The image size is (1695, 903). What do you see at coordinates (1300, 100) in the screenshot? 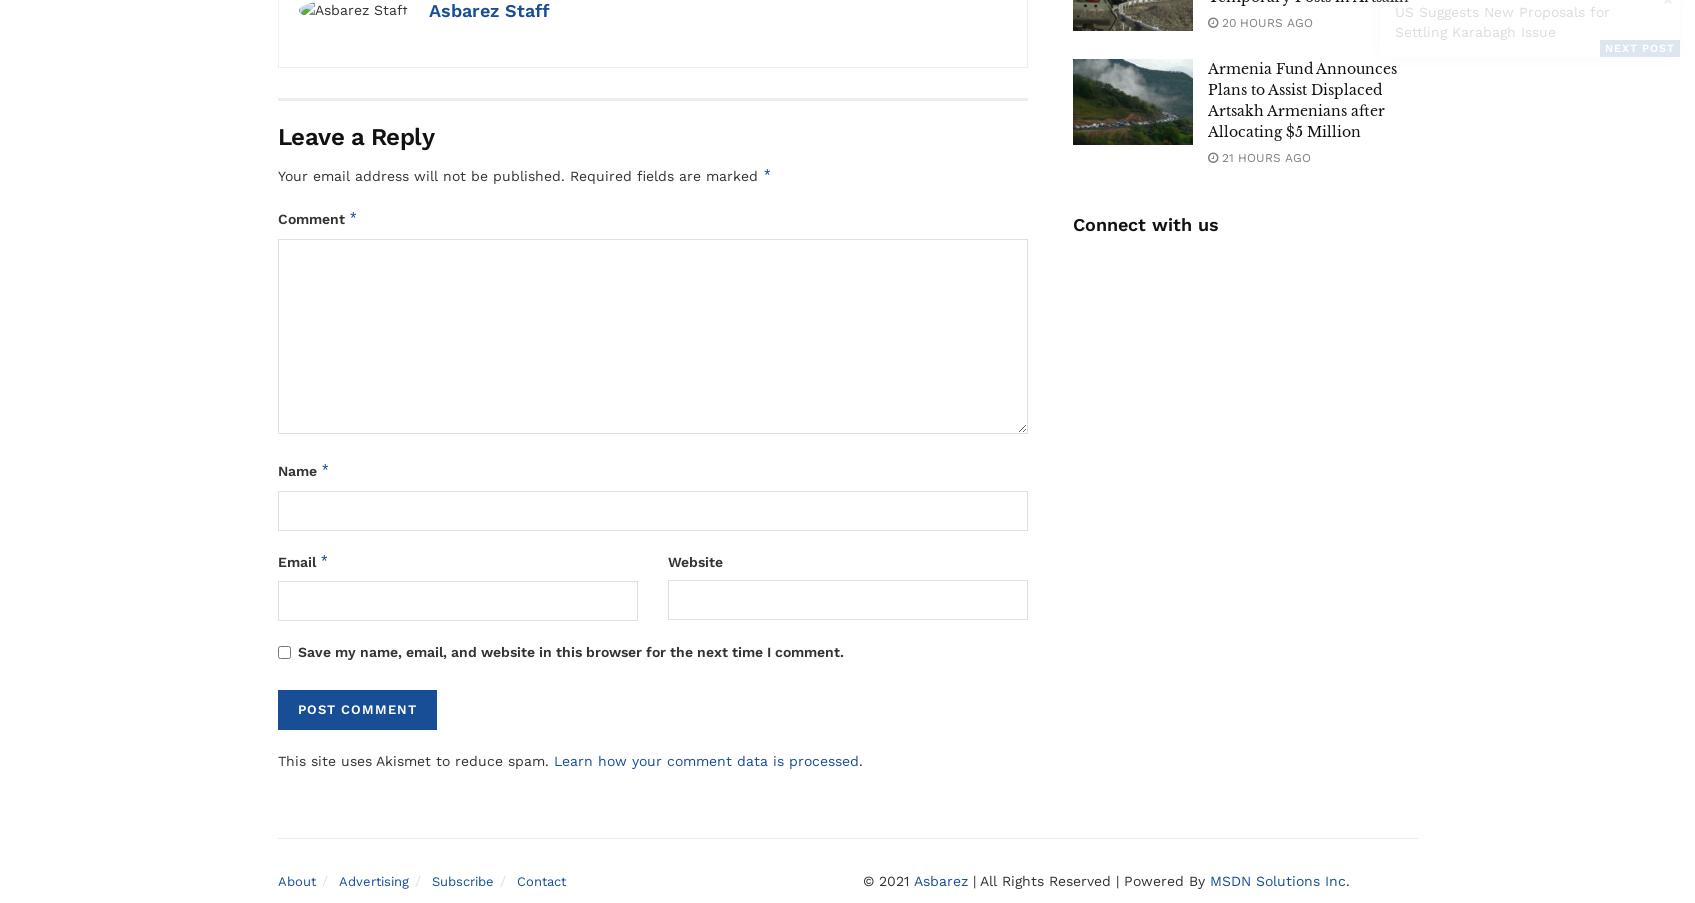
I see `'Armenia Fund Announces Plans to Assist Displaced Artsakh Armenians after Allocating $5 Million'` at bounding box center [1300, 100].